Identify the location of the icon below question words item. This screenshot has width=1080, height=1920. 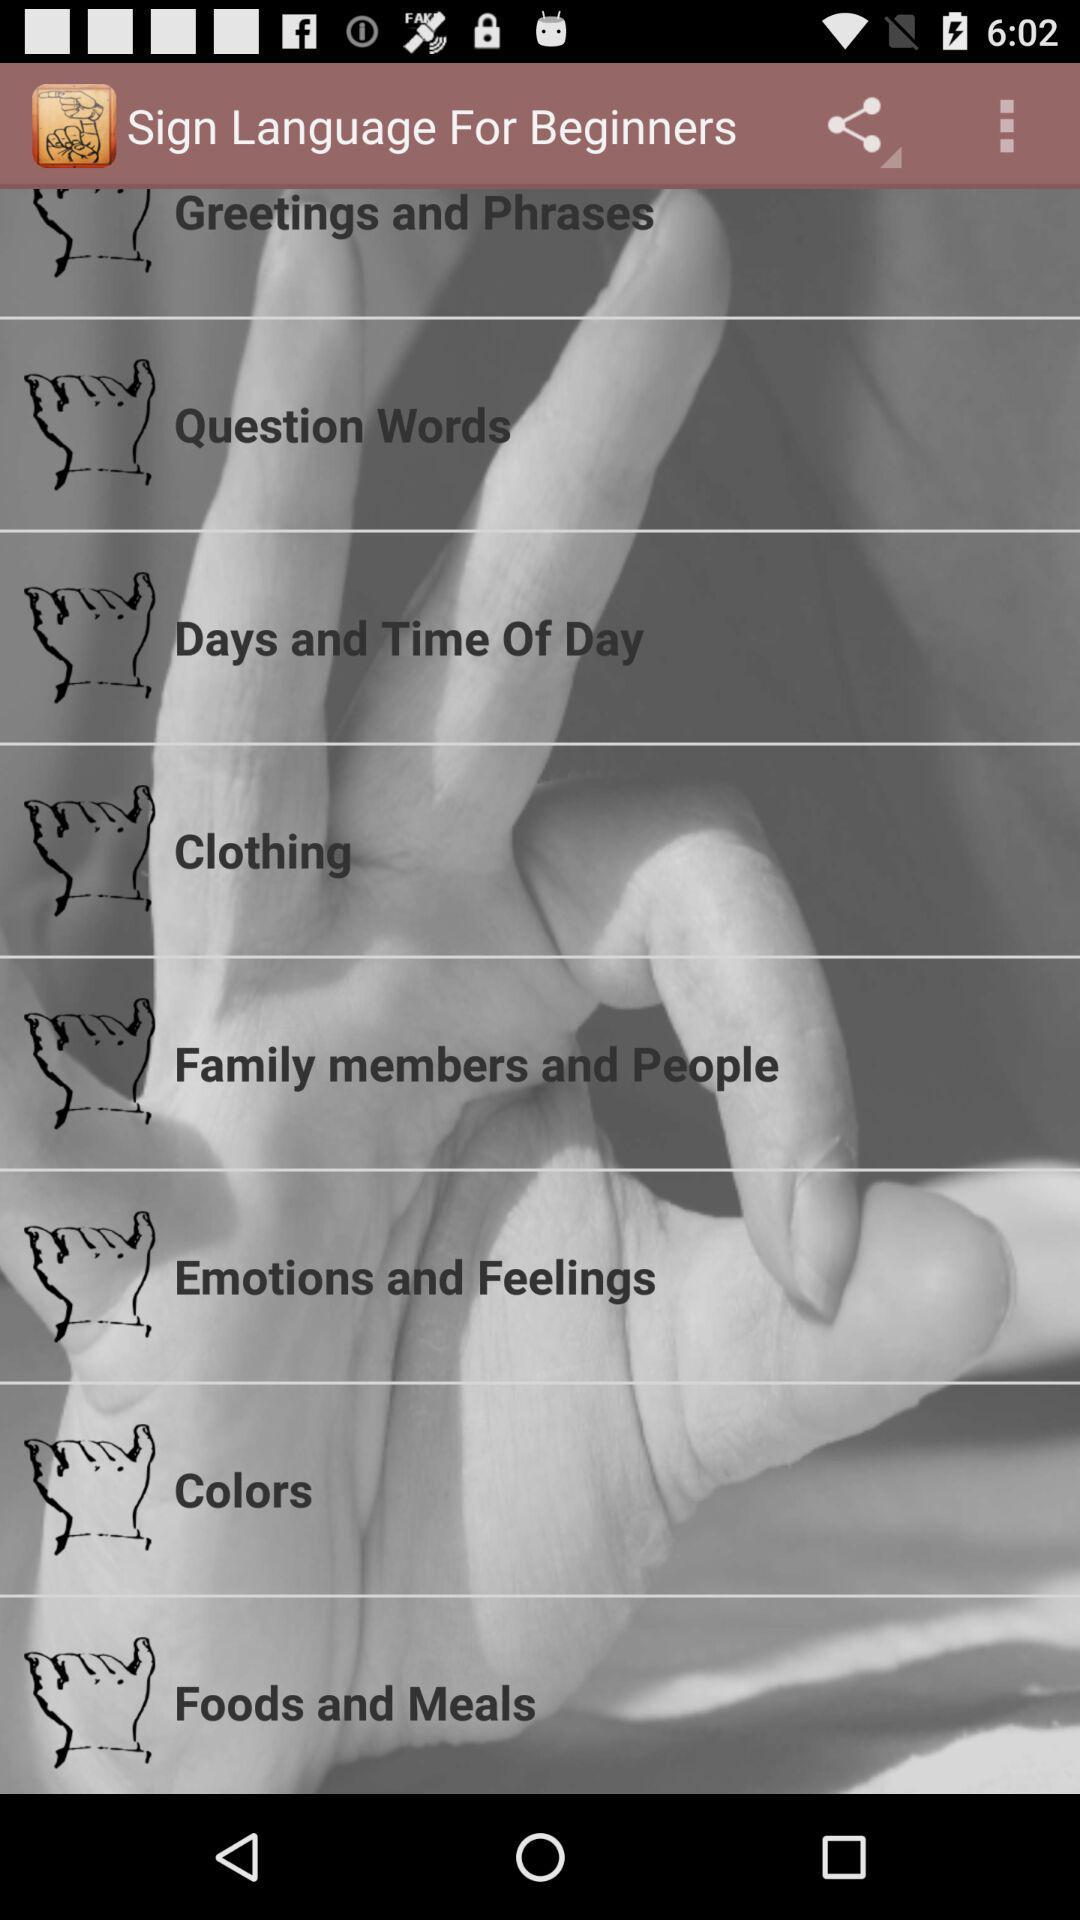
(613, 636).